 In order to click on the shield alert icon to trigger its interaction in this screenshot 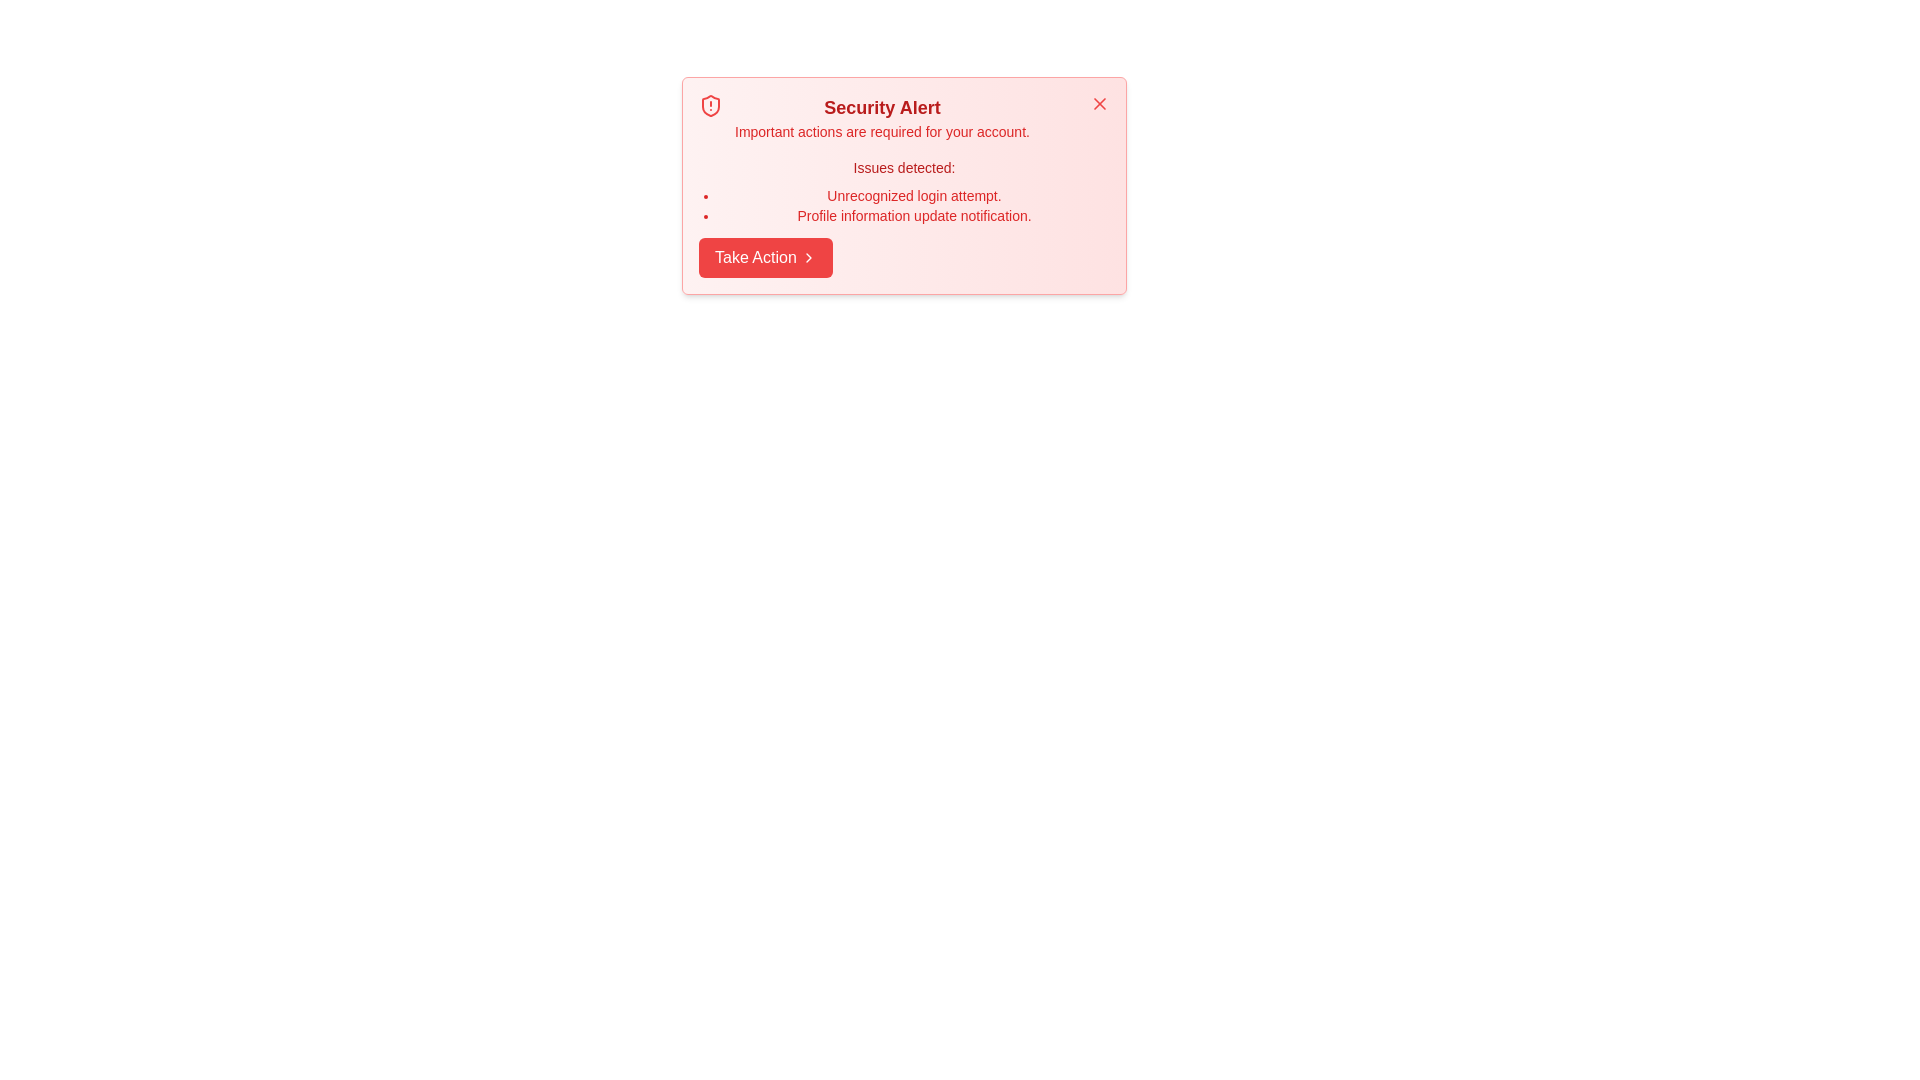, I will do `click(710, 105)`.